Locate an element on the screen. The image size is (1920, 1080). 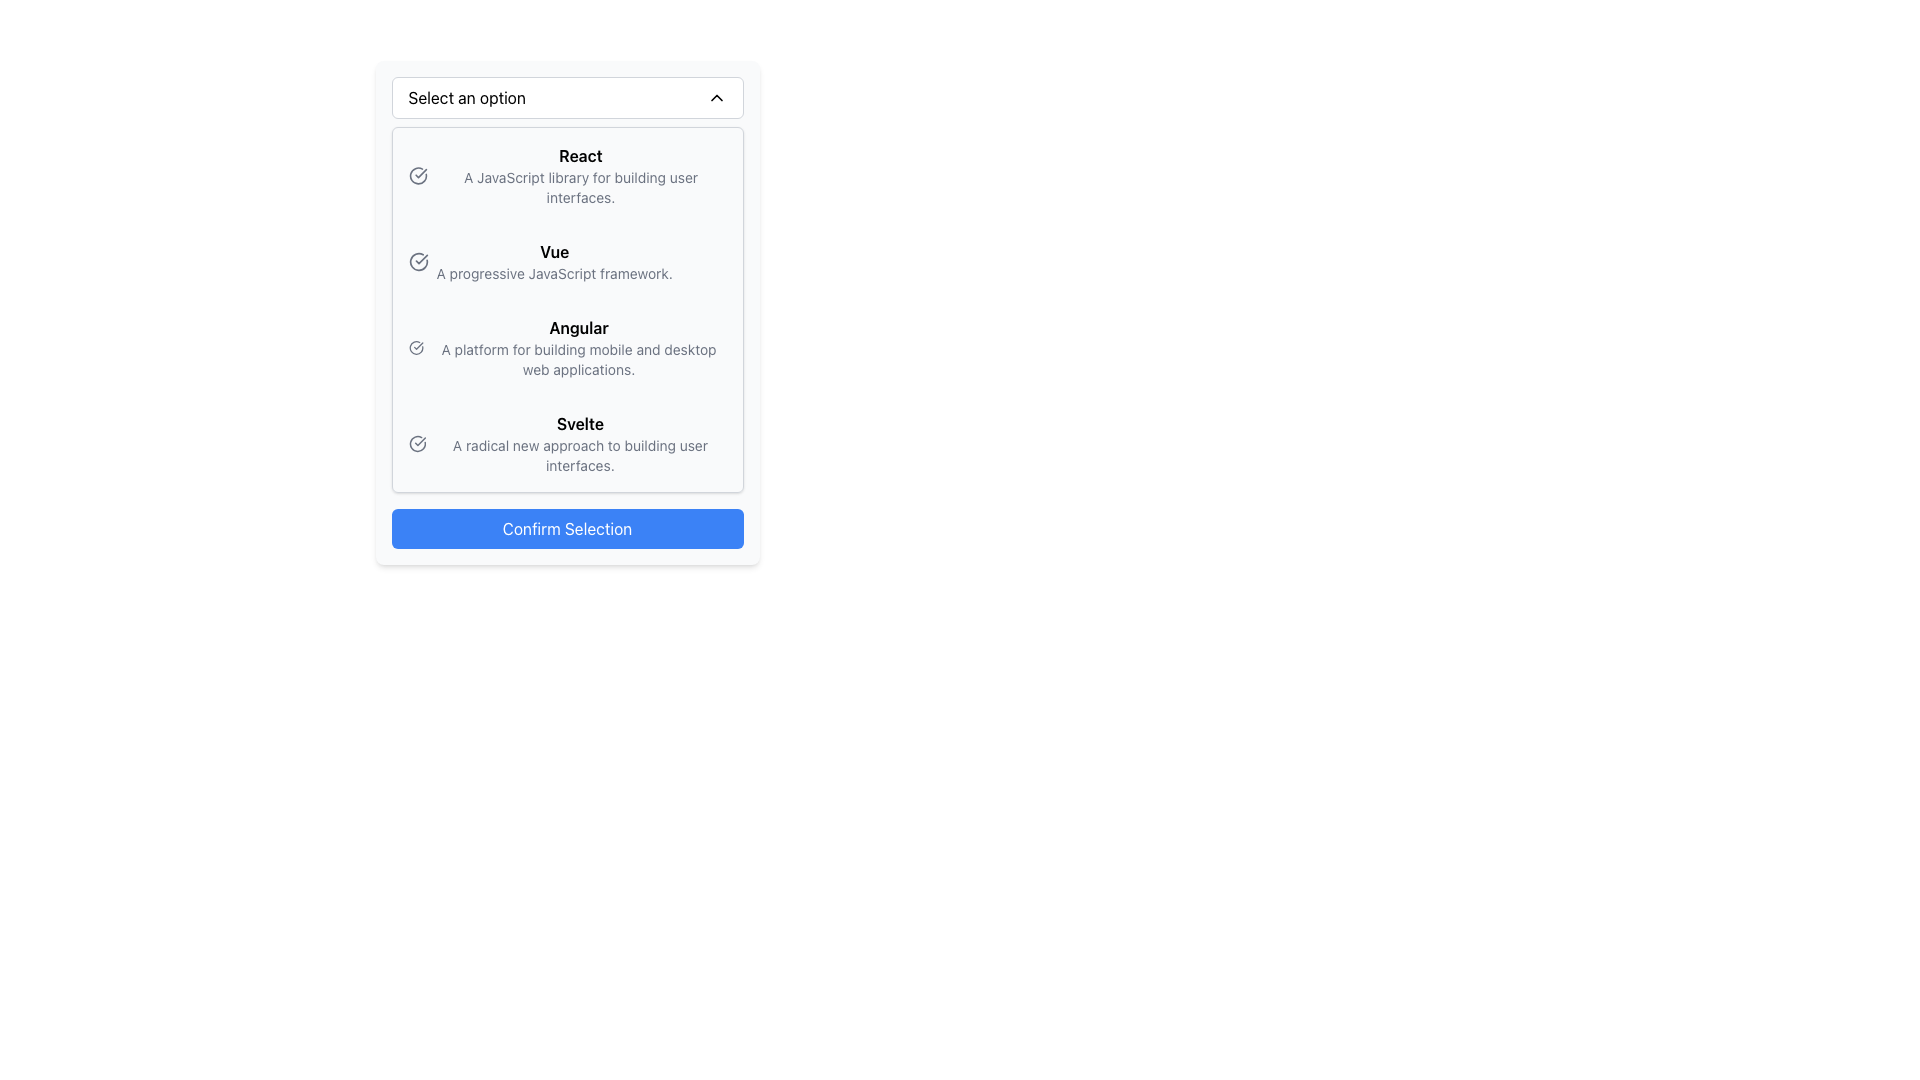
the selectable list option containing the heading 'Svelte' and its description is located at coordinates (566, 442).